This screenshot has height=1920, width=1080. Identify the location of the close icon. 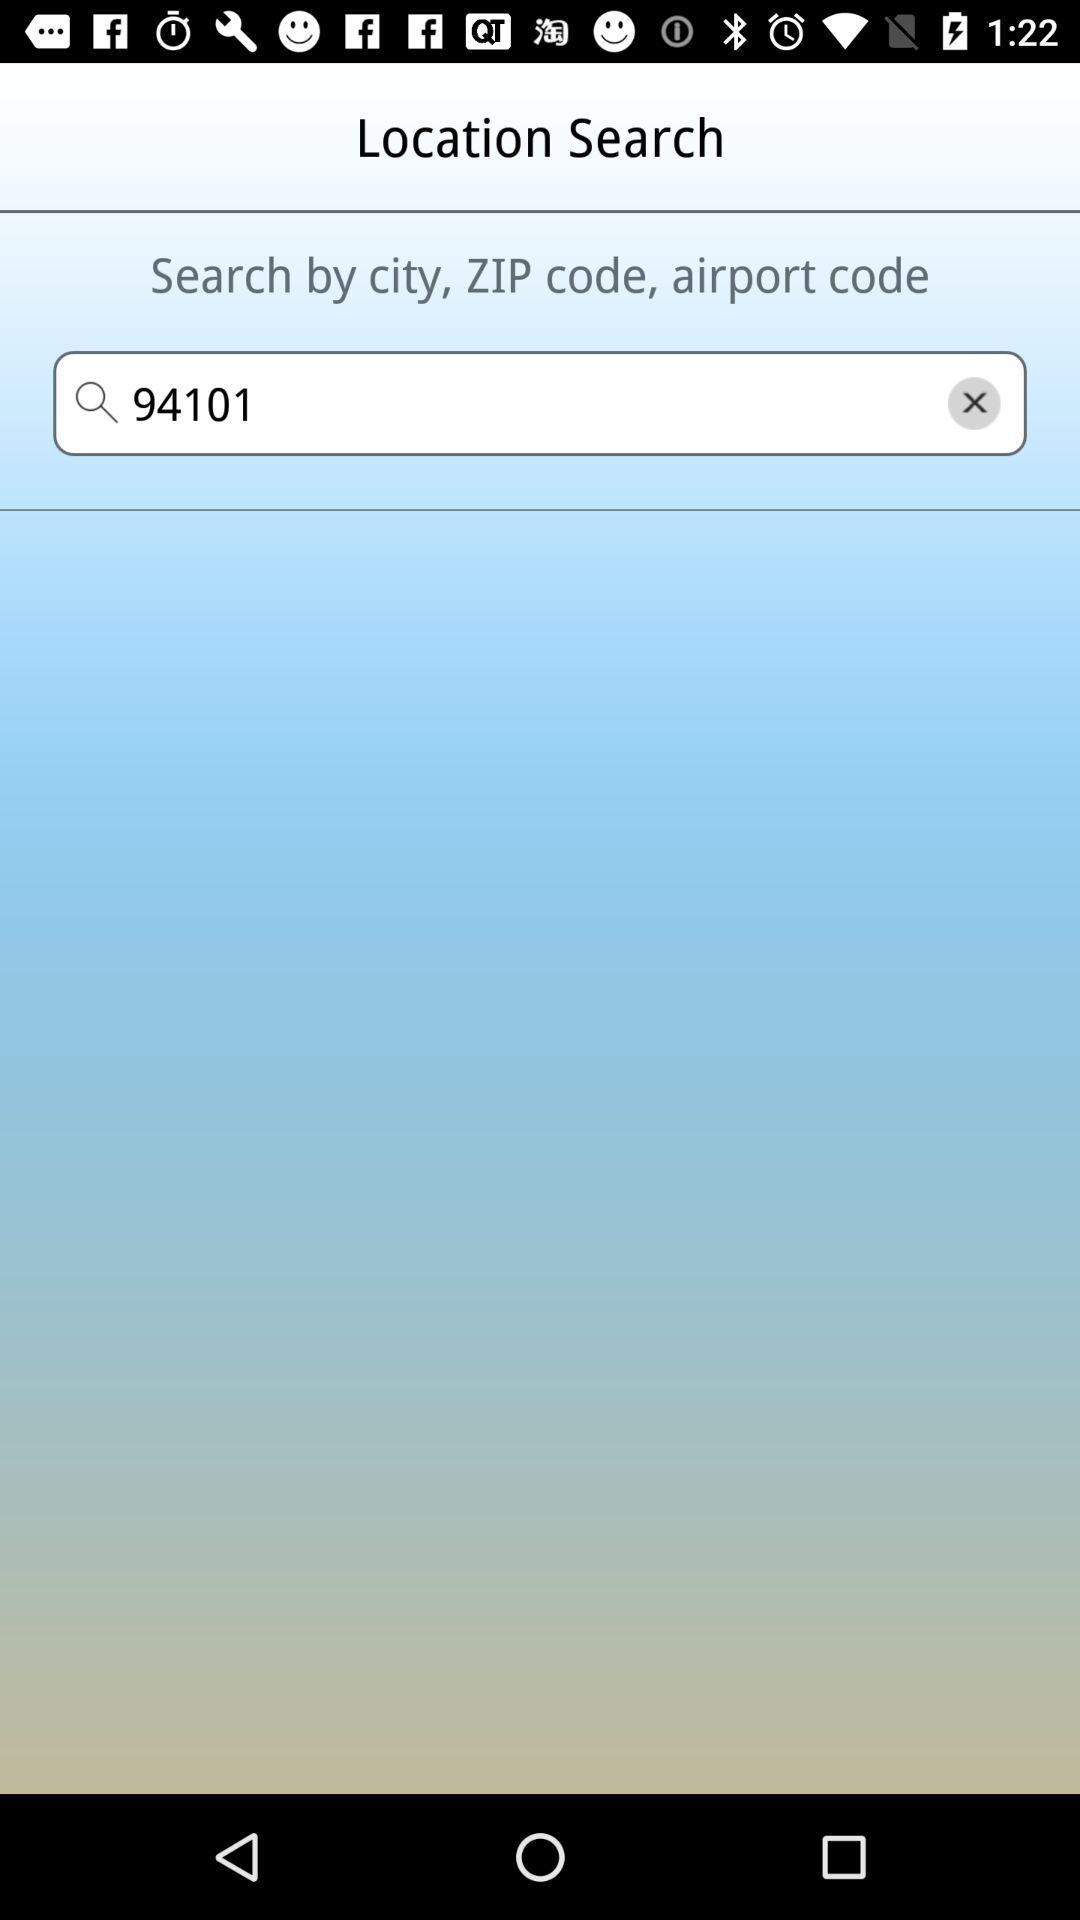
(973, 402).